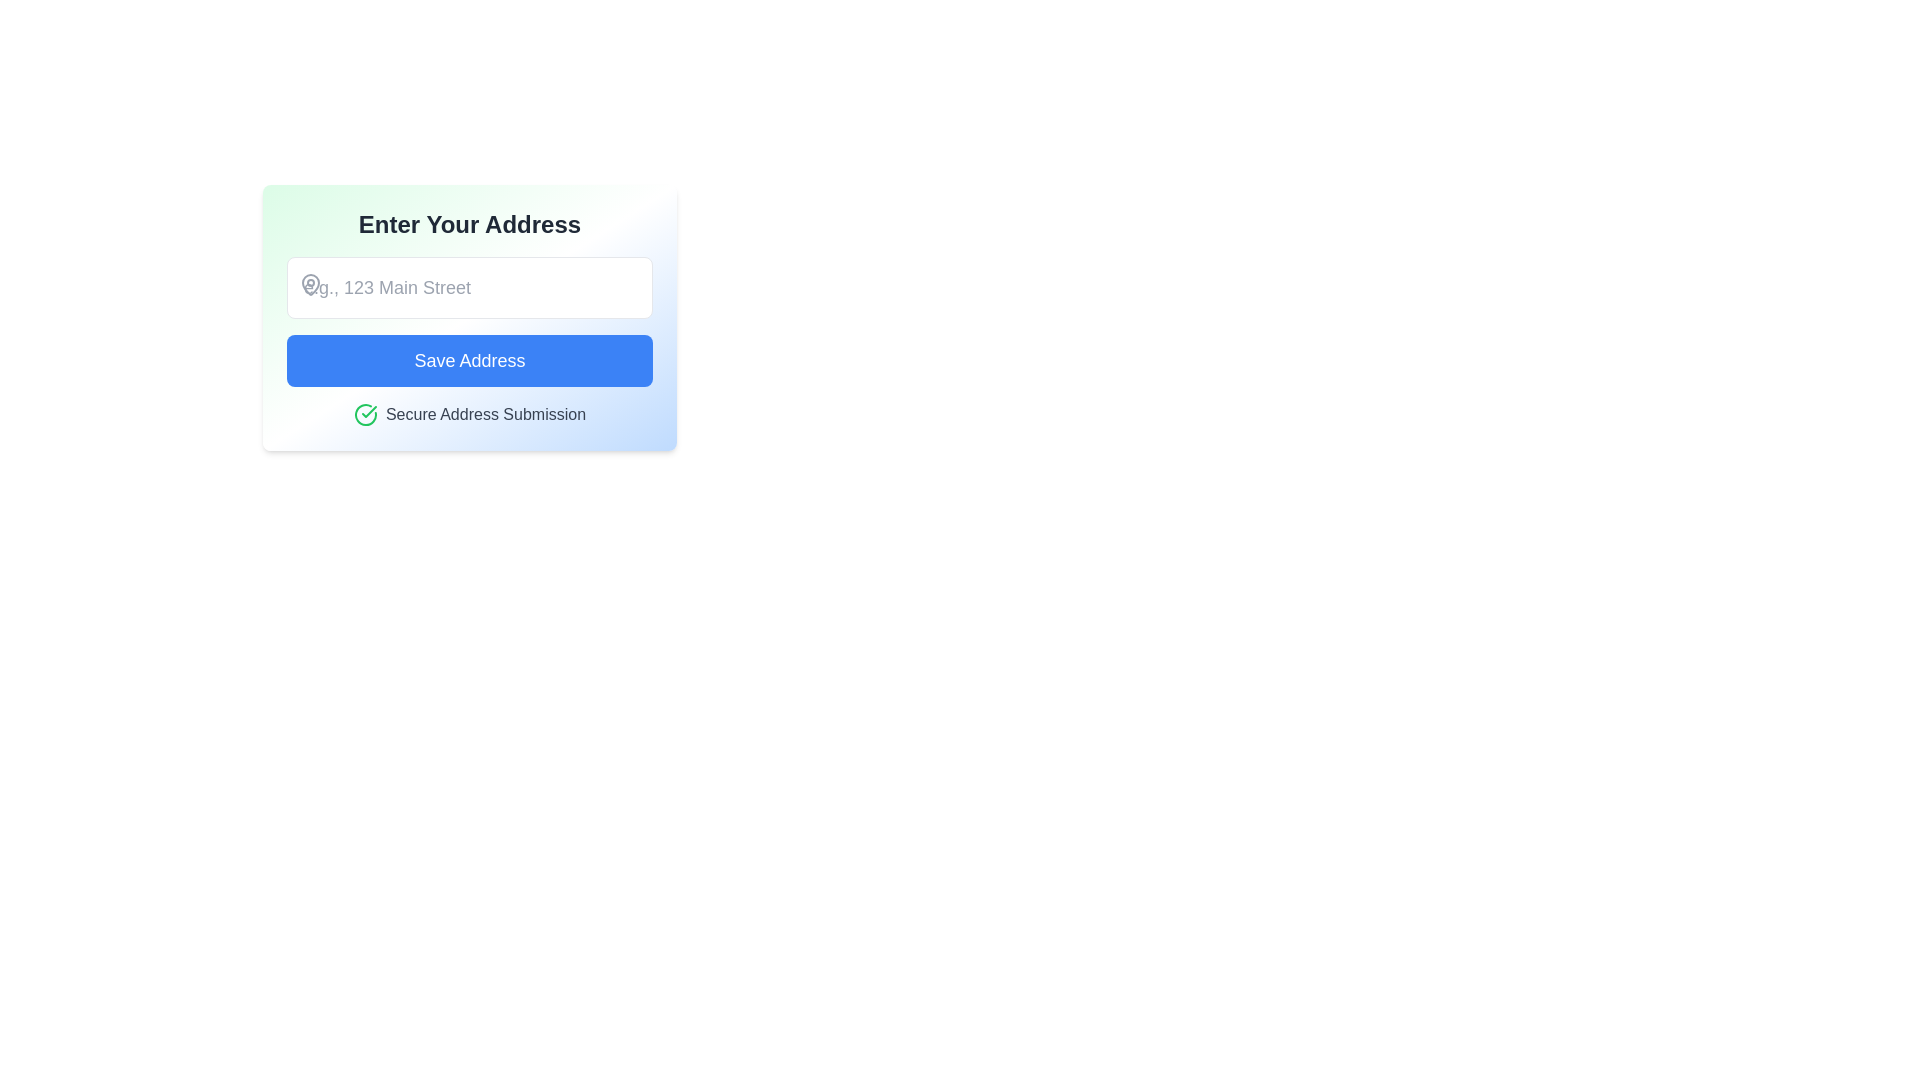 The height and width of the screenshot is (1080, 1920). What do you see at coordinates (469, 414) in the screenshot?
I see `the success indicator label with an icon, which confirms that the secure address submission has been completed successfully, located below the 'Save Address' button` at bounding box center [469, 414].